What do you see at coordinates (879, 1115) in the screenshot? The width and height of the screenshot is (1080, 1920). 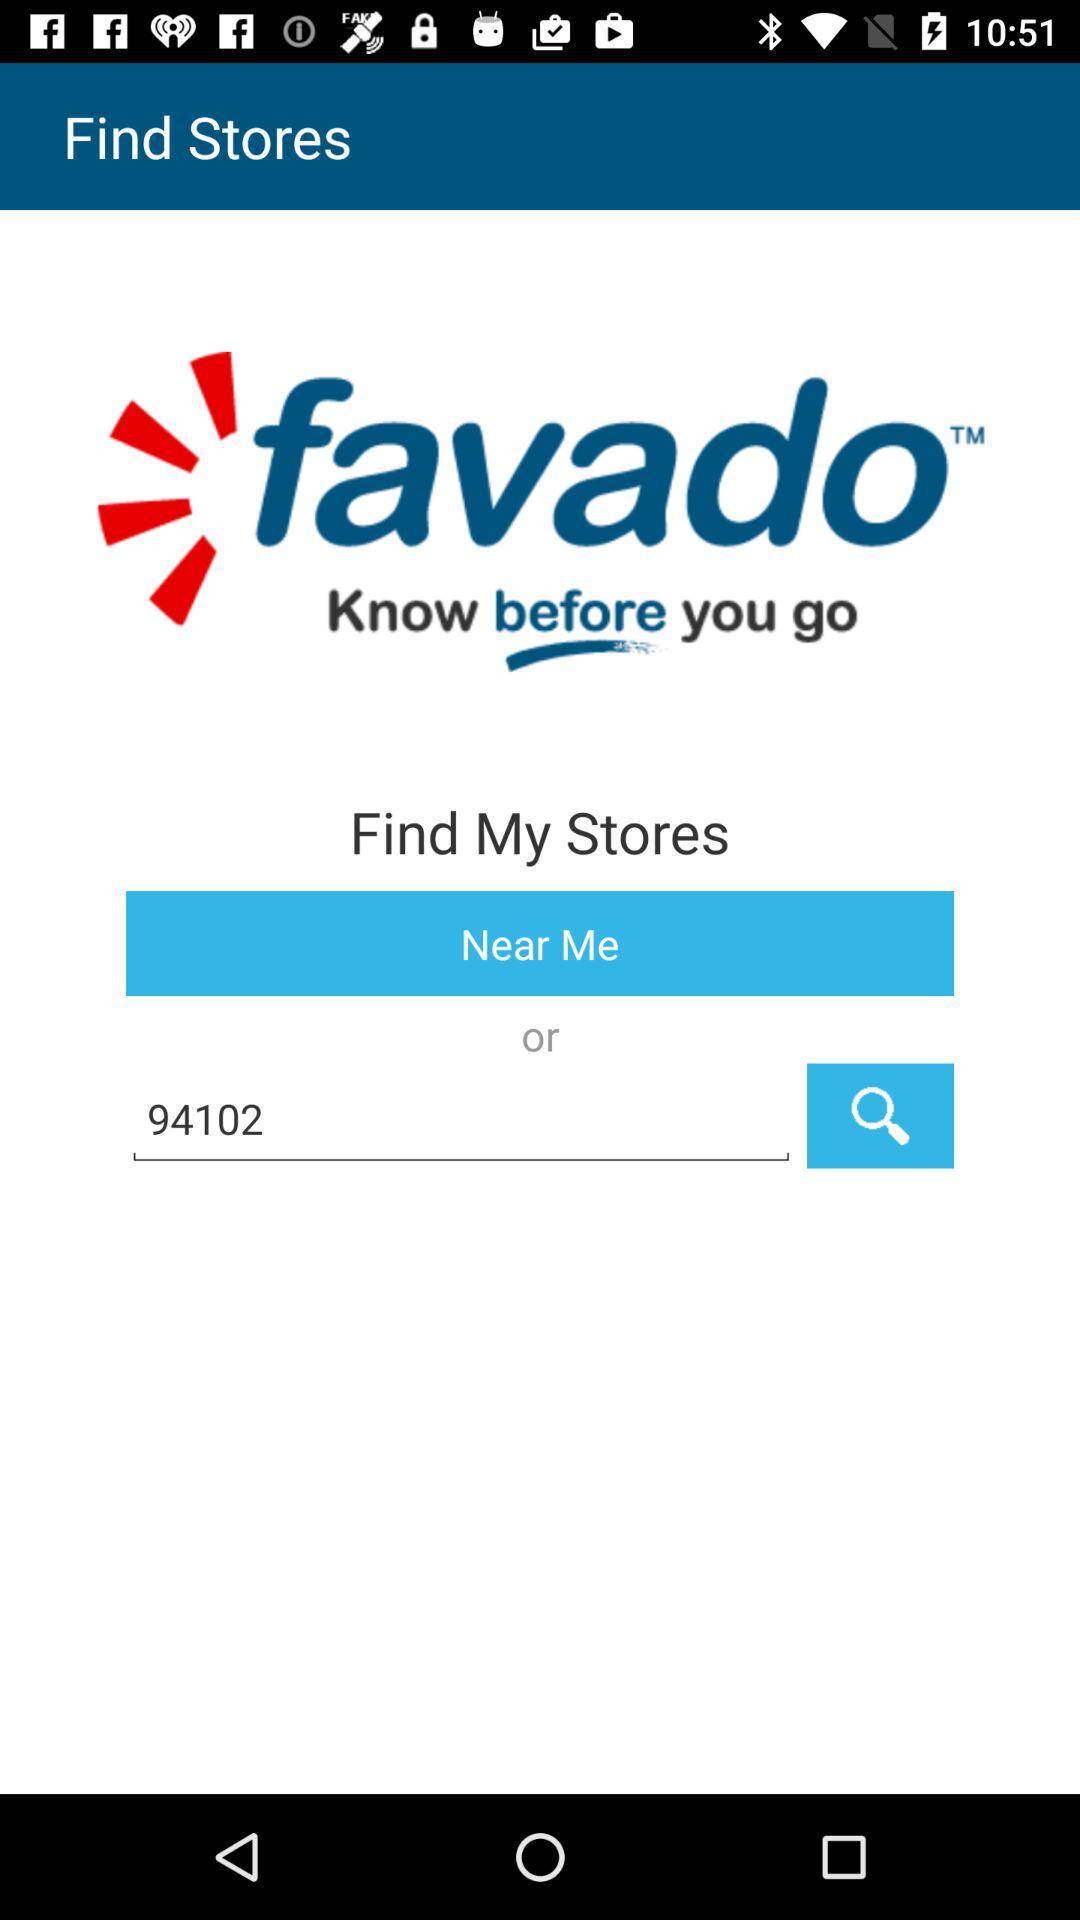 I see `the search icon` at bounding box center [879, 1115].